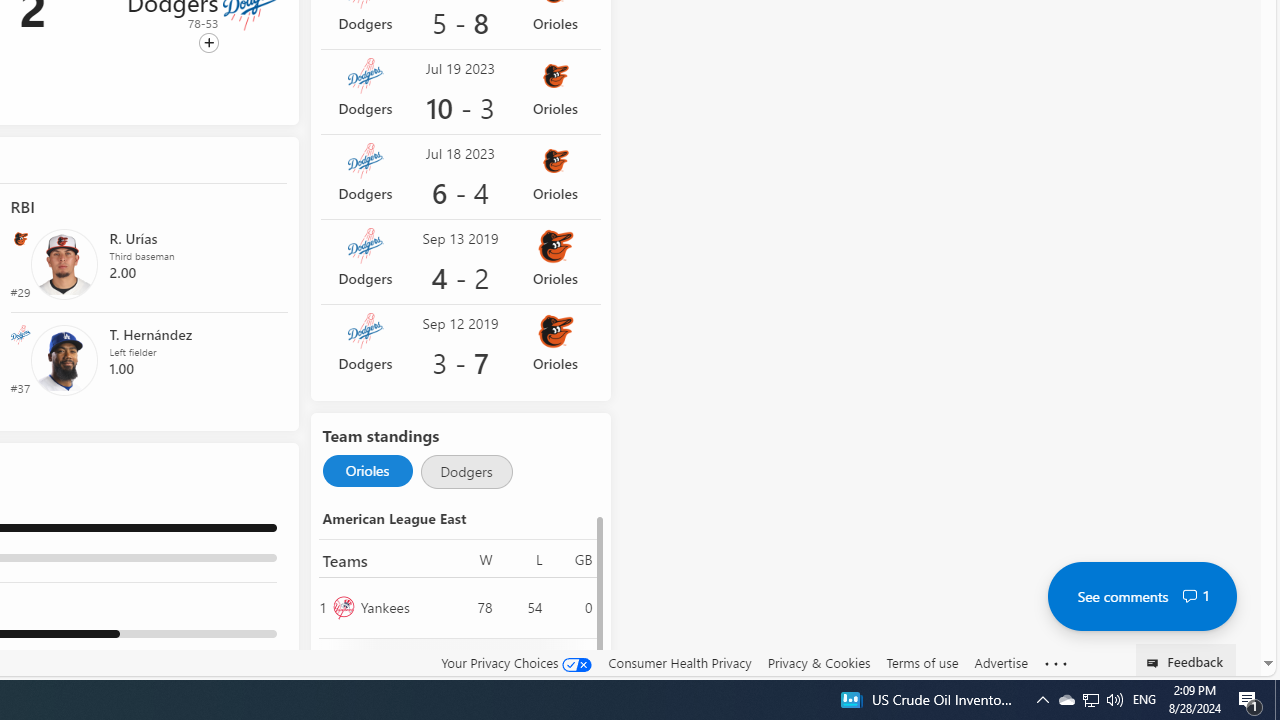  What do you see at coordinates (465, 471) in the screenshot?
I see `'Dodgers'` at bounding box center [465, 471].